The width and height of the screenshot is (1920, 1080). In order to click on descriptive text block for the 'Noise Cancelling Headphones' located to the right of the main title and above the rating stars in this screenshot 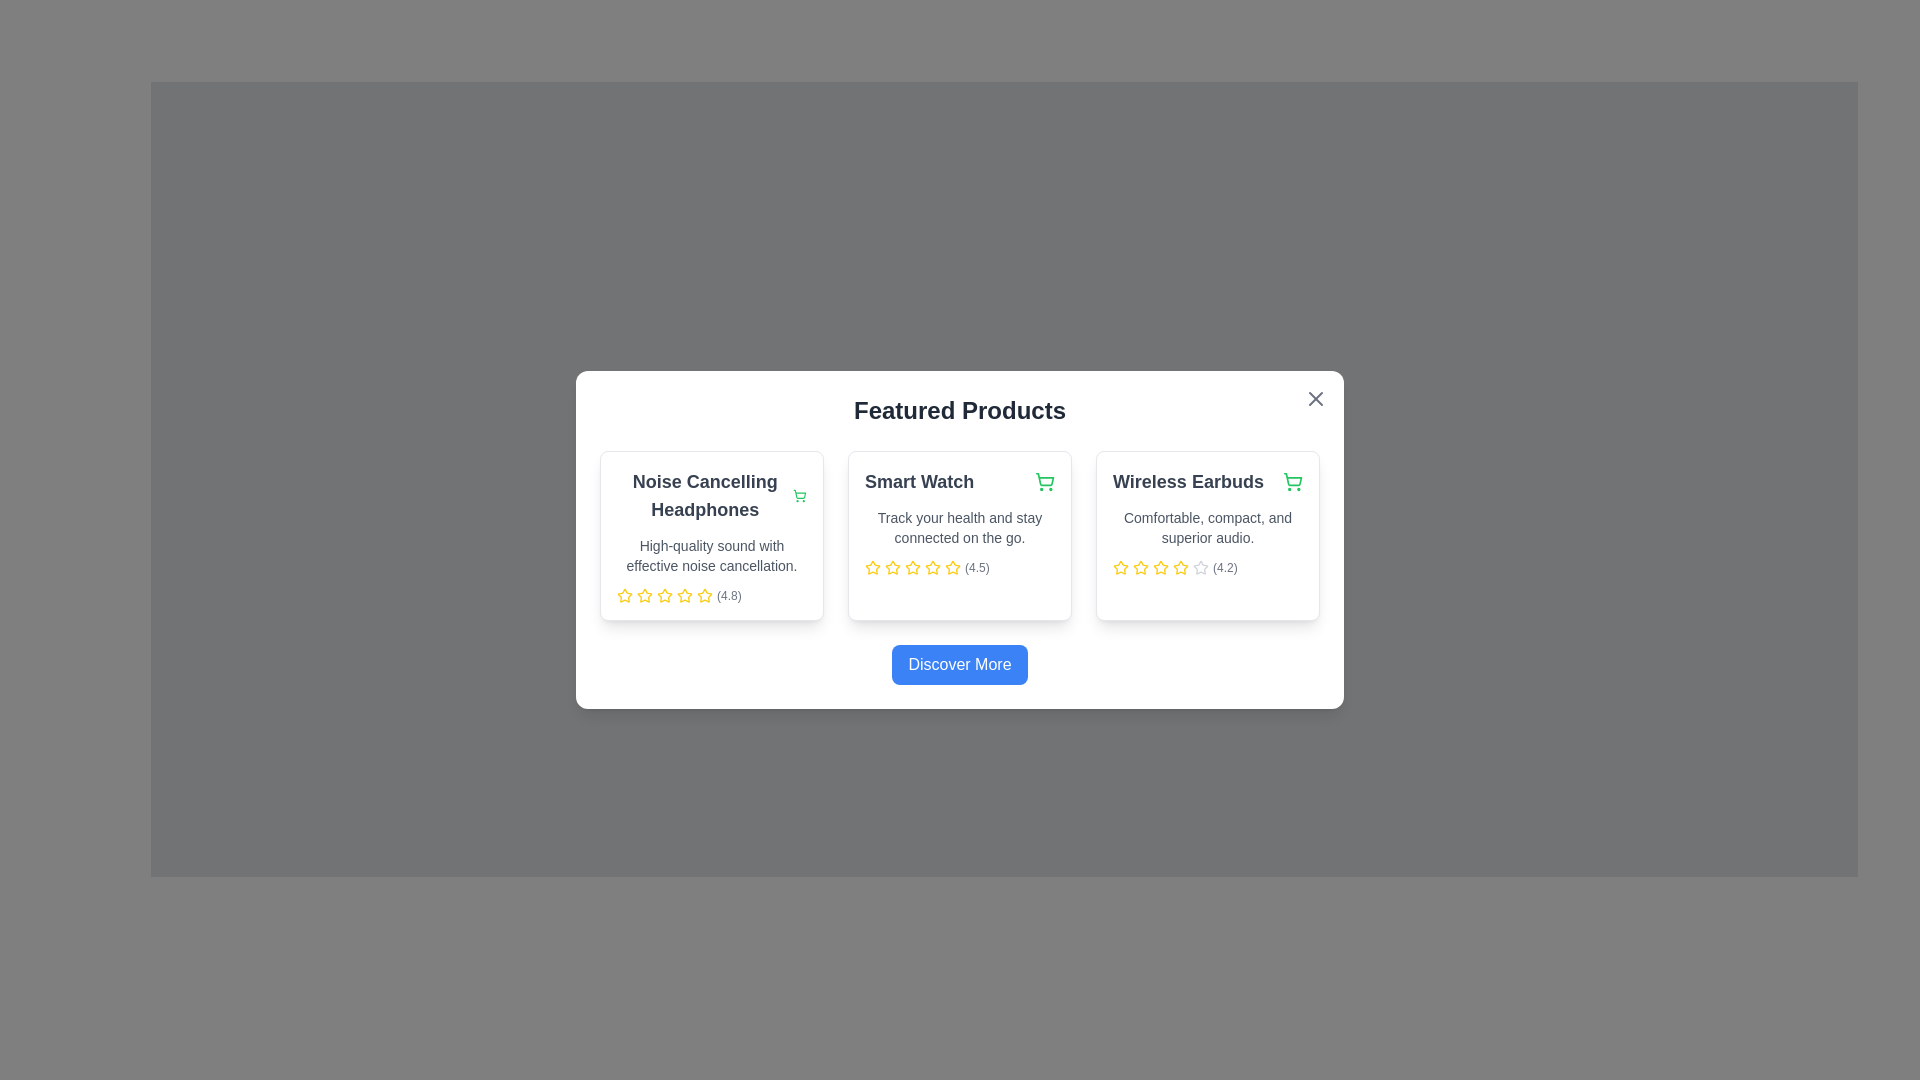, I will do `click(711, 555)`.